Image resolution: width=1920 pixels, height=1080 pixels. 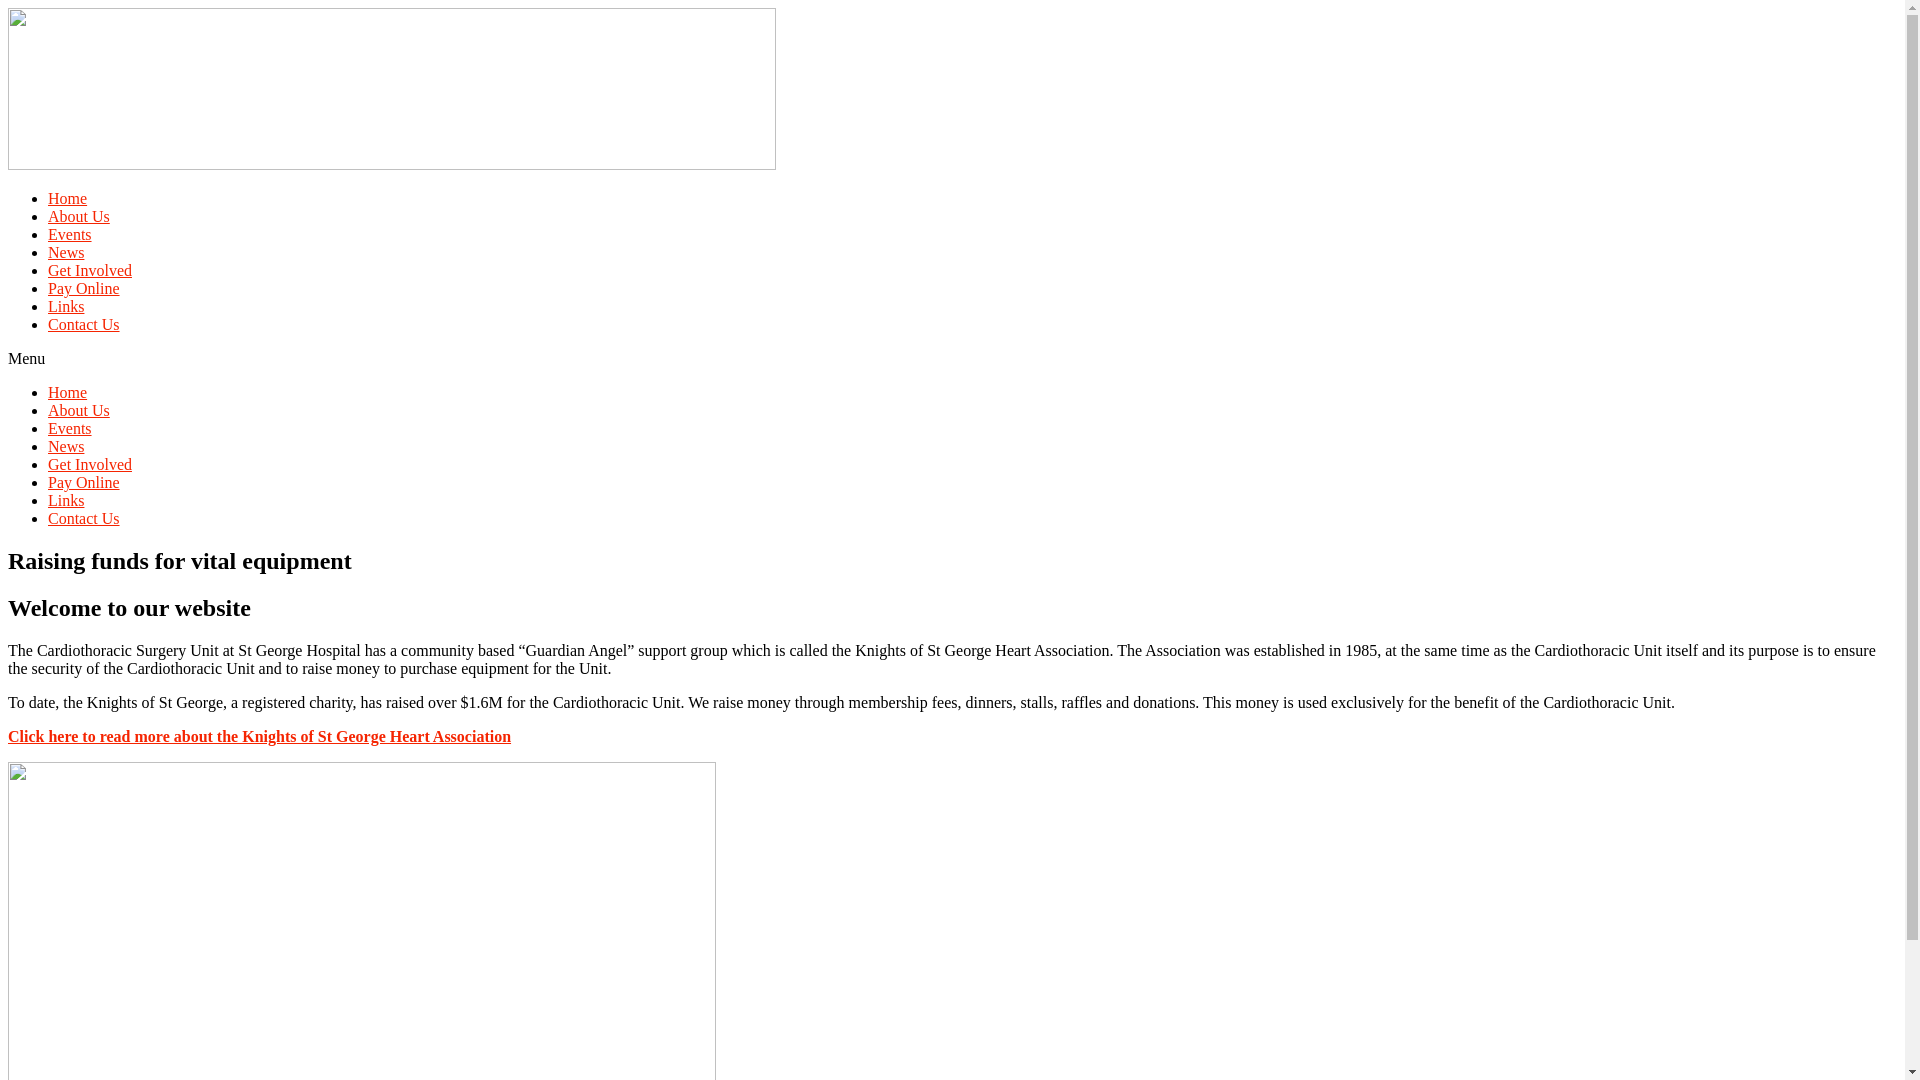 What do you see at coordinates (82, 517) in the screenshot?
I see `'Contact Us'` at bounding box center [82, 517].